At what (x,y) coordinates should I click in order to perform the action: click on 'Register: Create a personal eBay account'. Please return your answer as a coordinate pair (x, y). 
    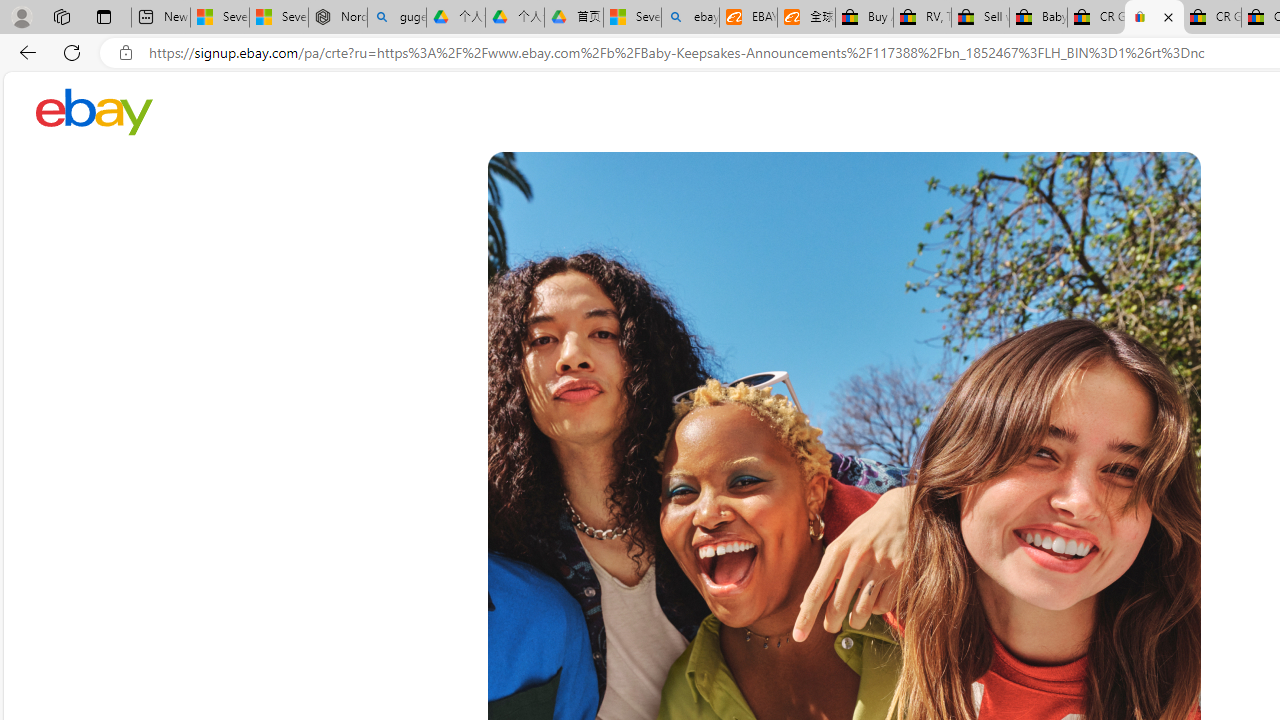
    Looking at the image, I should click on (1154, 17).